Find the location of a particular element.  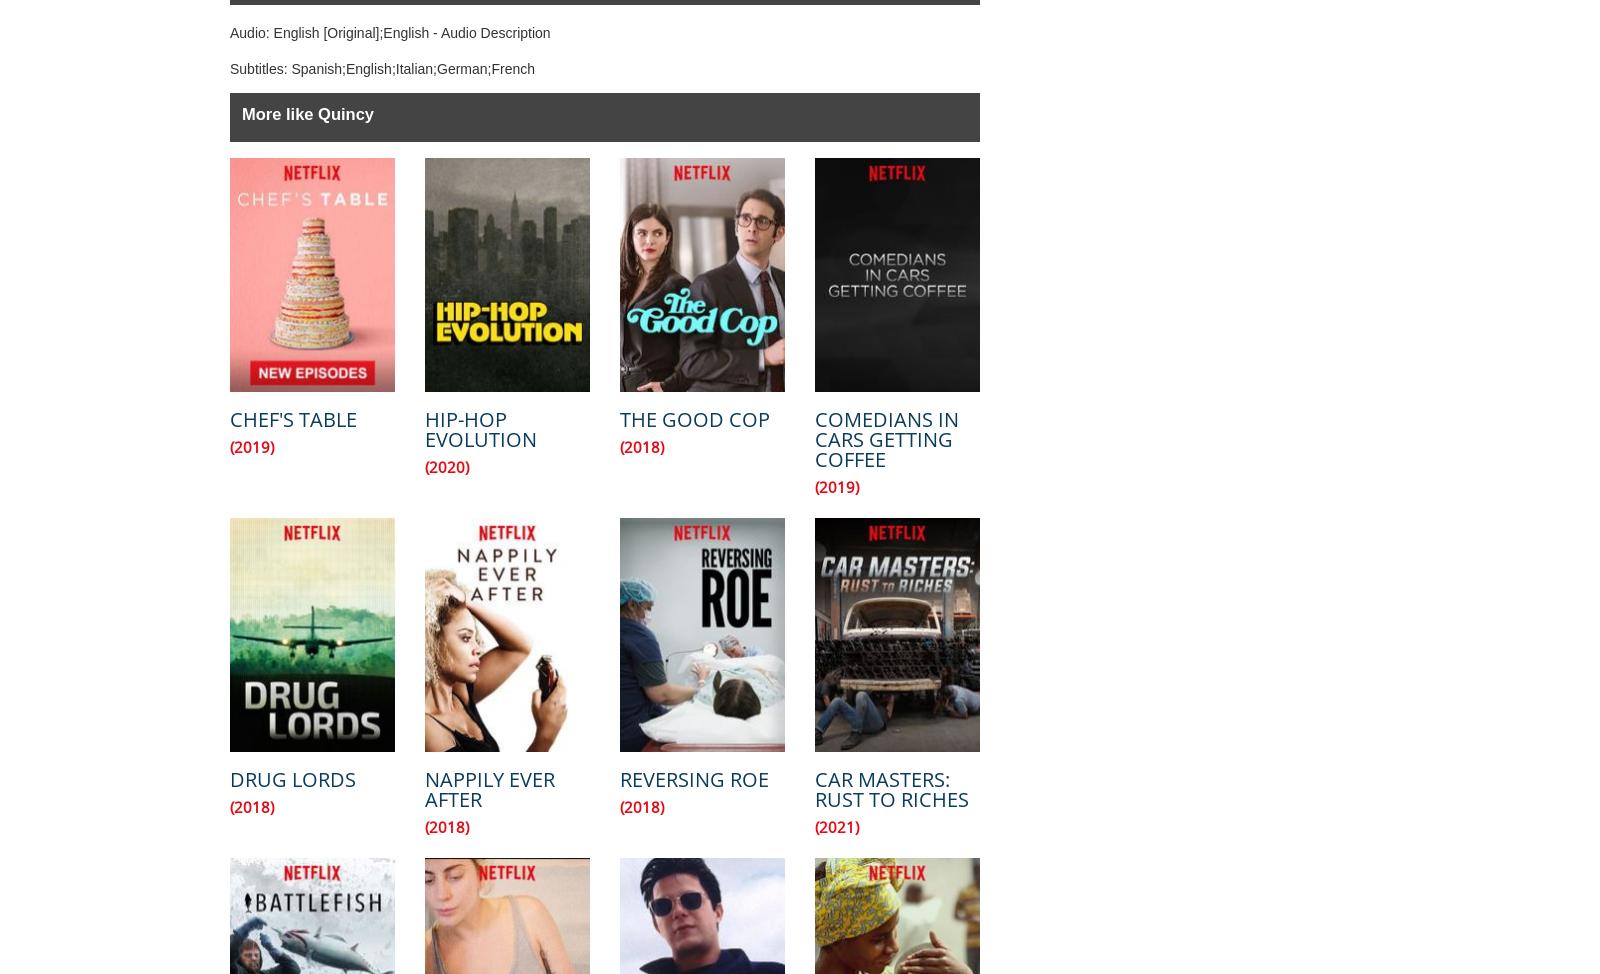

'Reversing Roe' is located at coordinates (694, 778).